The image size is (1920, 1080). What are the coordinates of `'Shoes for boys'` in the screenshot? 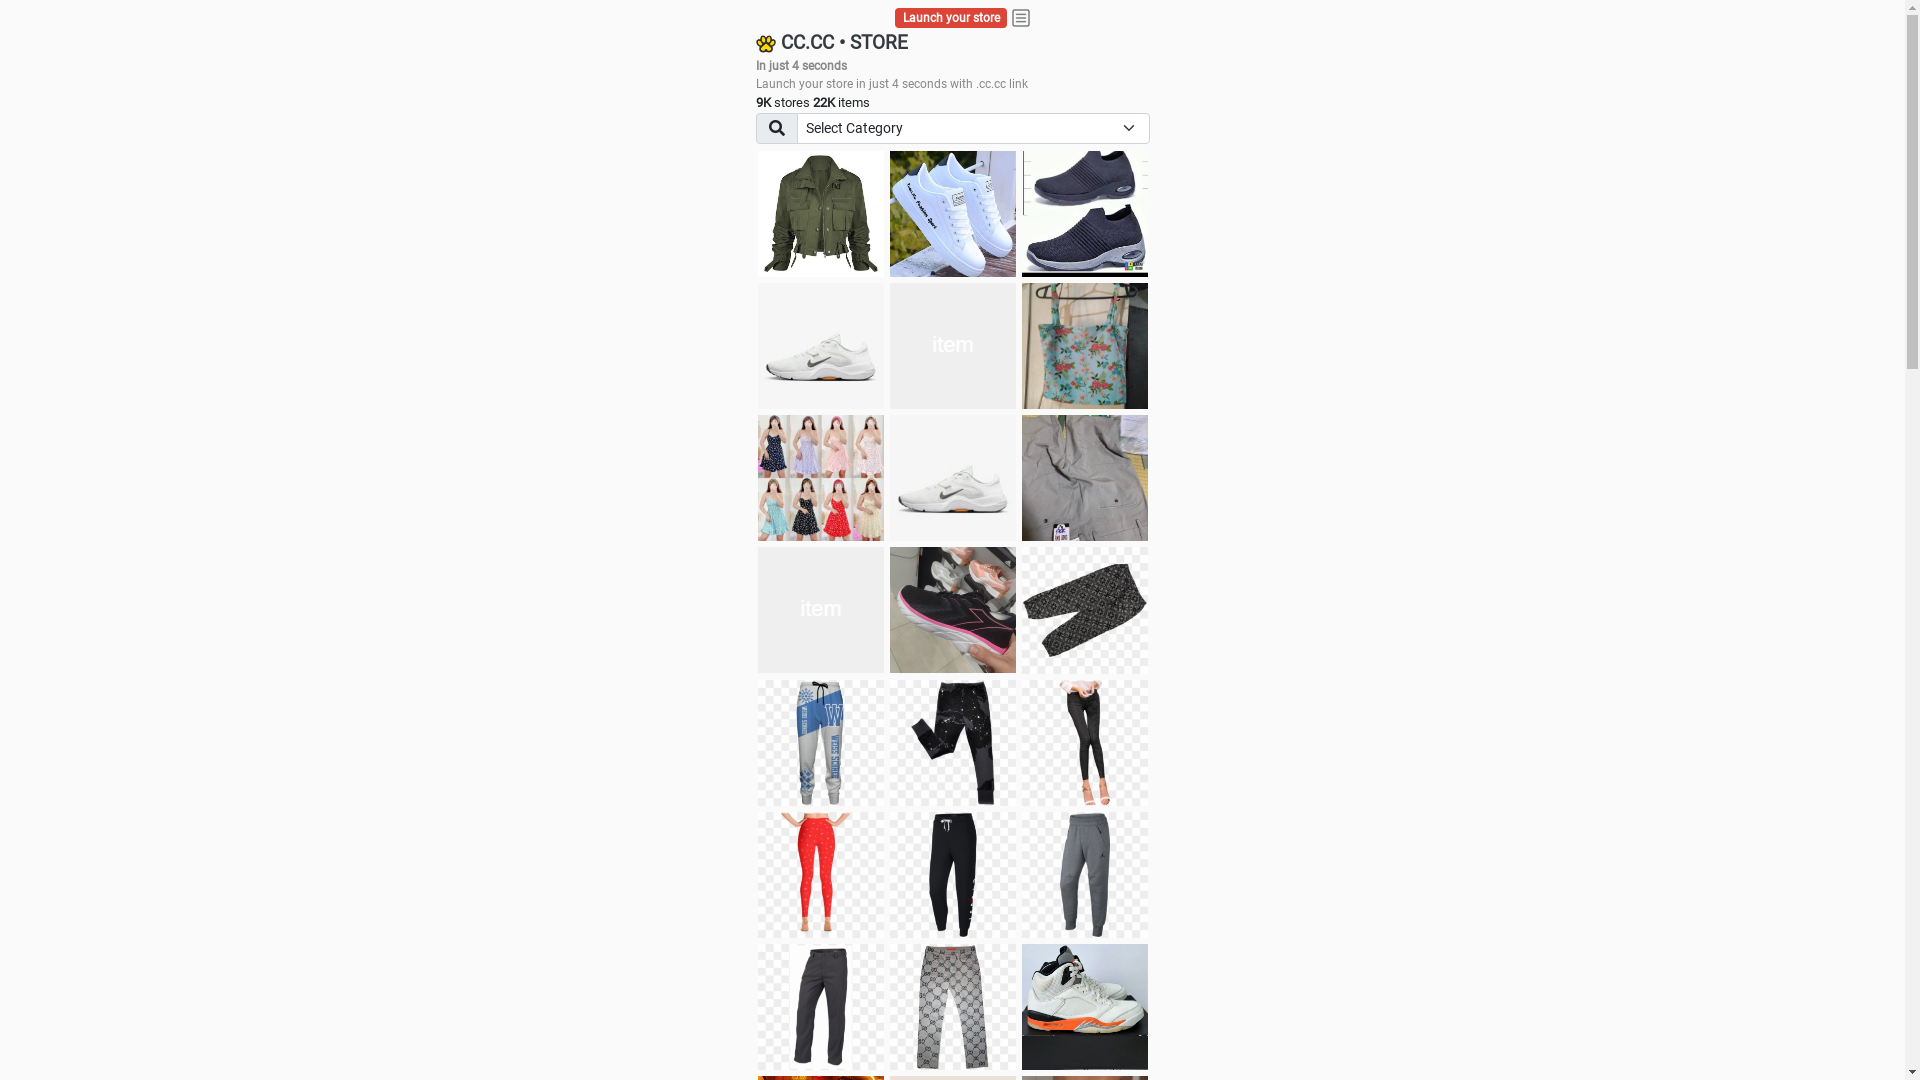 It's located at (820, 345).